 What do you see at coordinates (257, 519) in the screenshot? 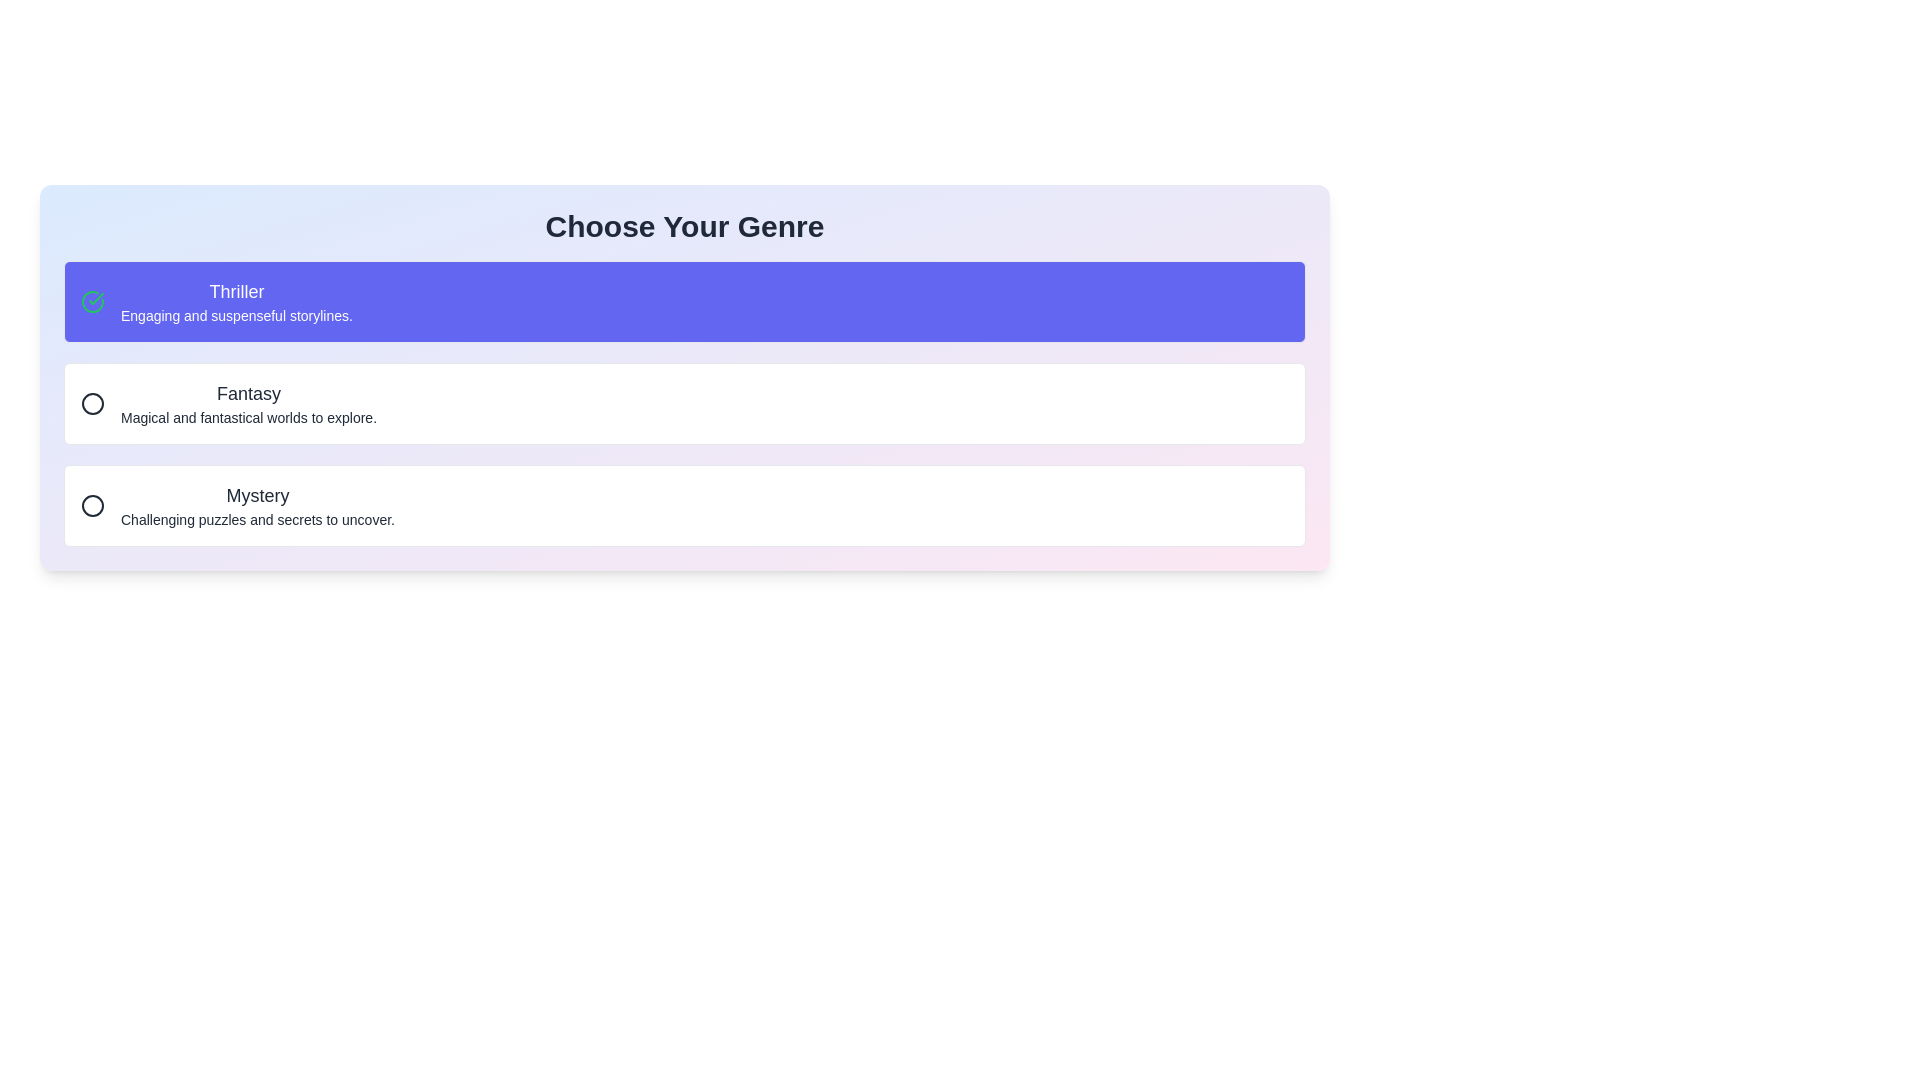
I see `the text label displaying 'Challenging puzzles and secrets to uncover.' which is located directly beneath the 'Mystery' title in the bottommost row of the list section` at bounding box center [257, 519].